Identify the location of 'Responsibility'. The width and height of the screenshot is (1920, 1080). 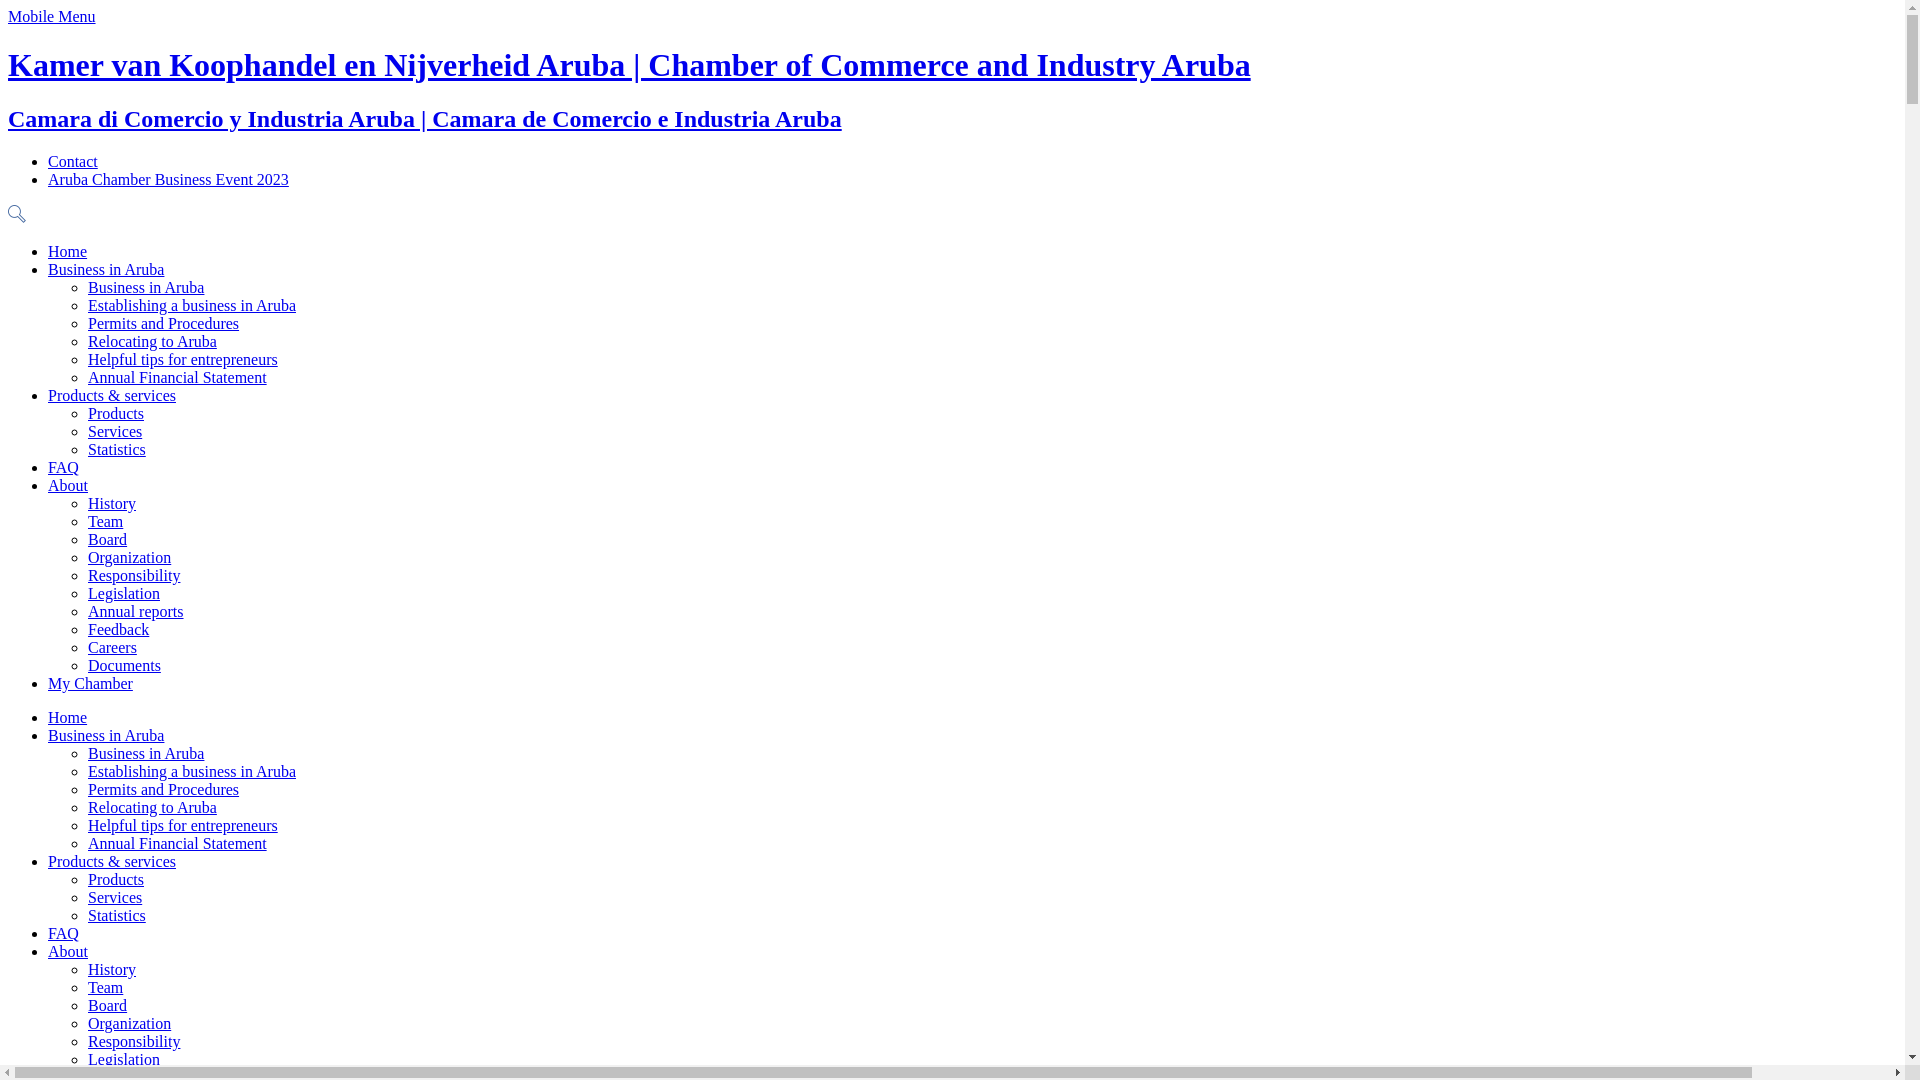
(133, 1040).